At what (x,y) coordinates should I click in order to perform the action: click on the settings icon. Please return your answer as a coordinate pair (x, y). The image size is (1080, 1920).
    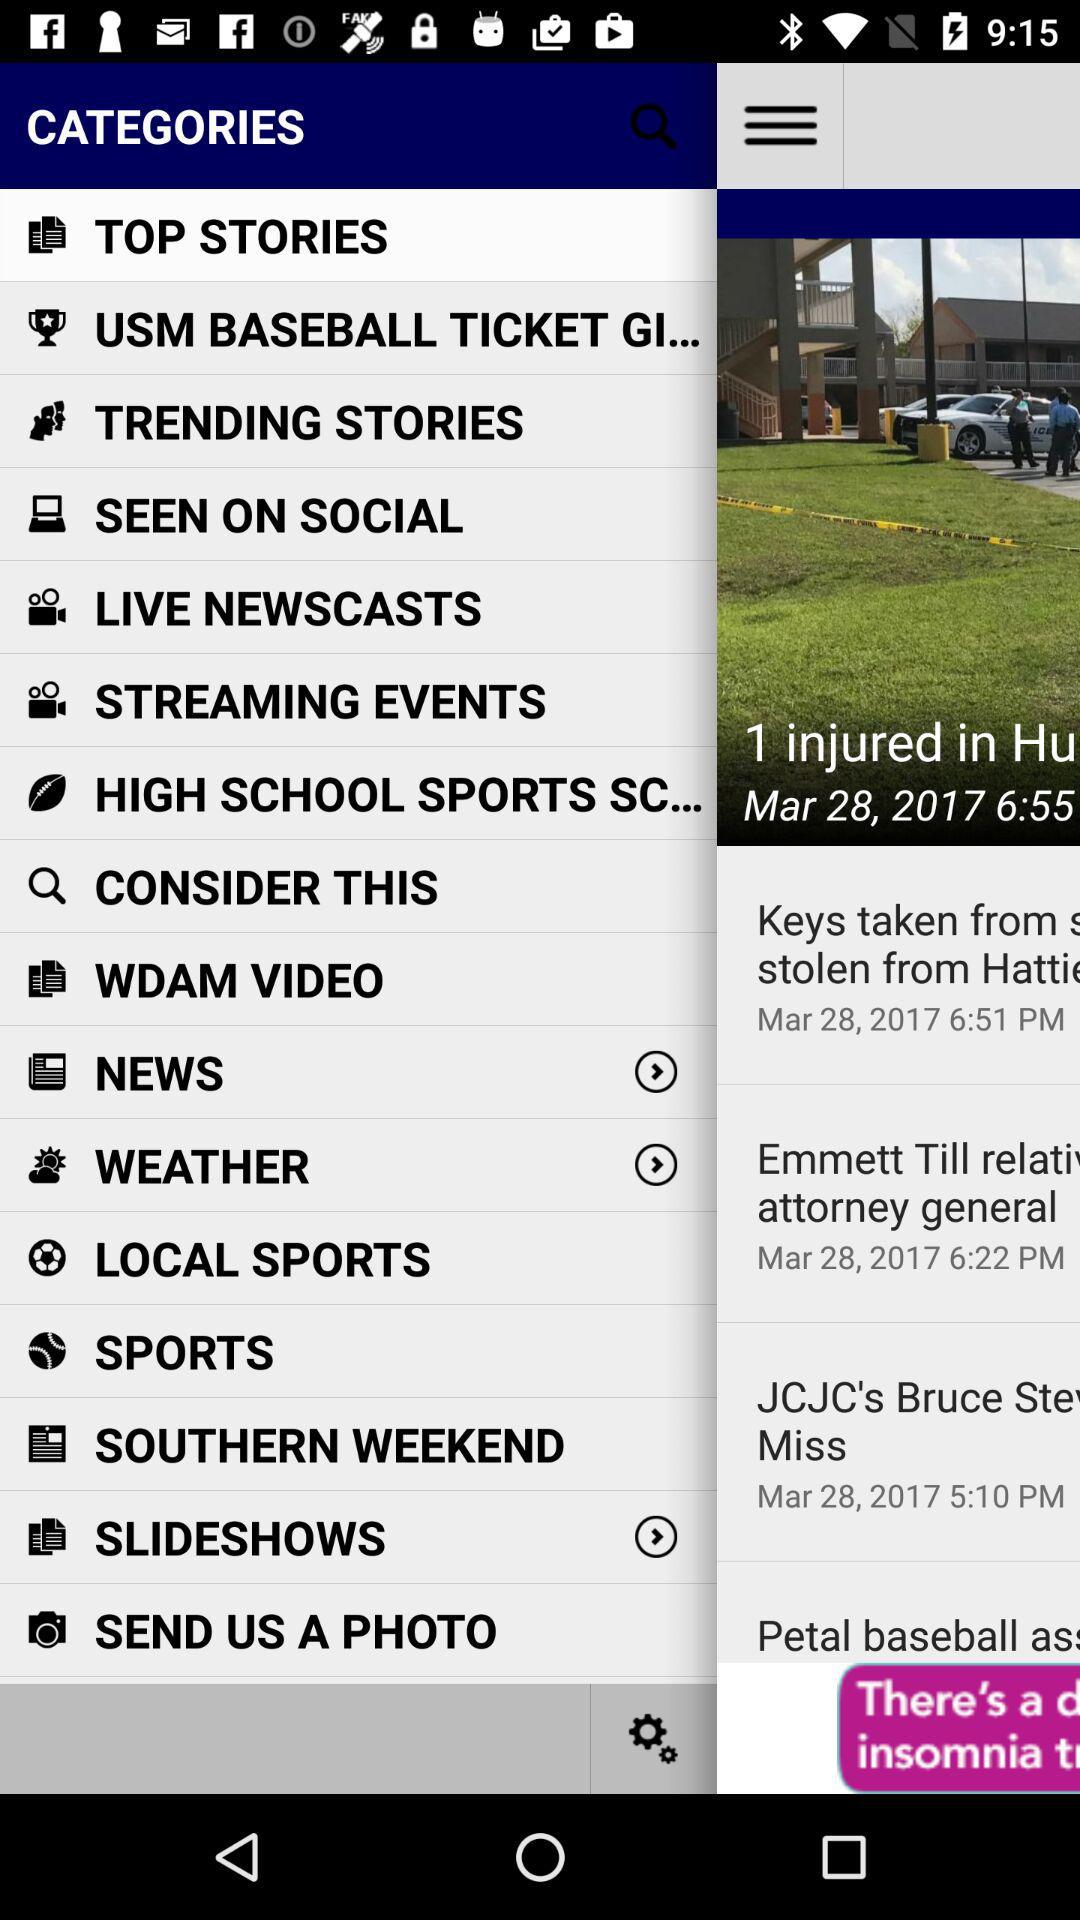
    Looking at the image, I should click on (654, 1737).